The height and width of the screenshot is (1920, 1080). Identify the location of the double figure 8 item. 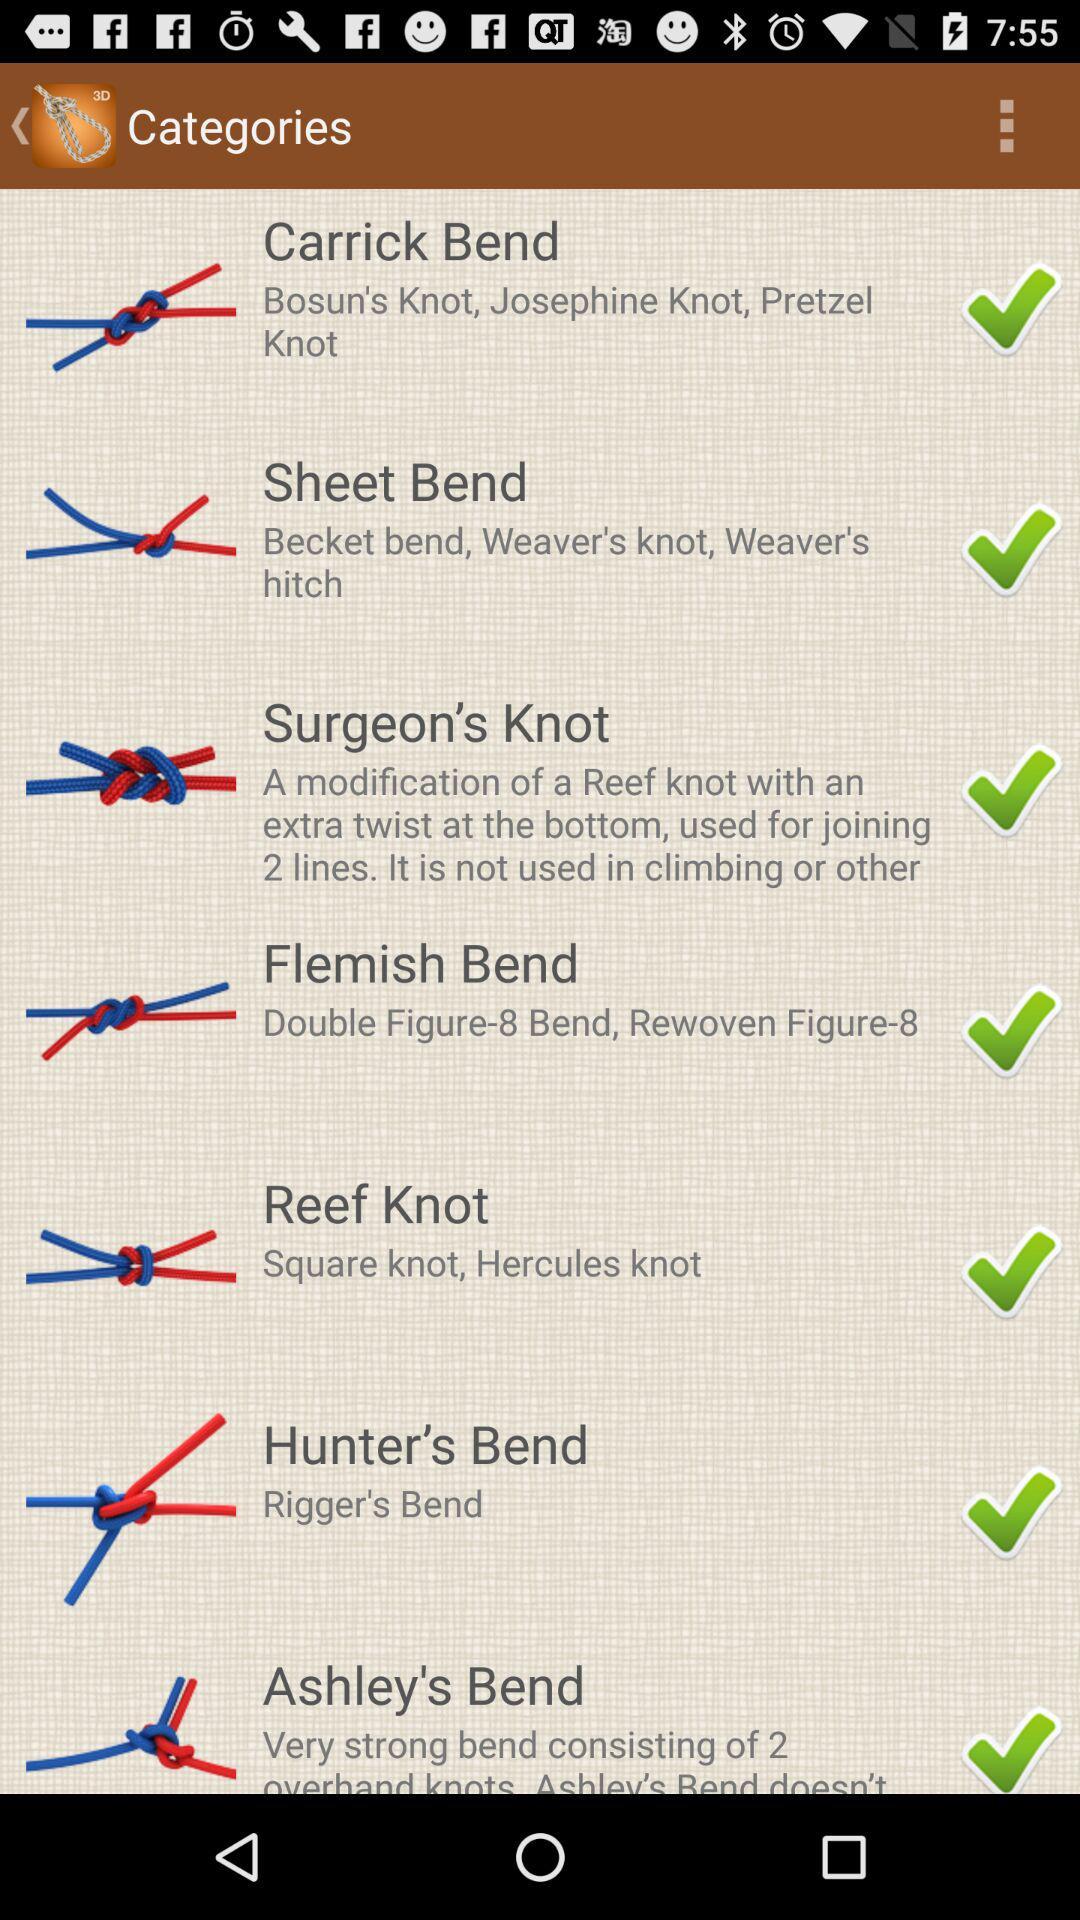
(604, 1021).